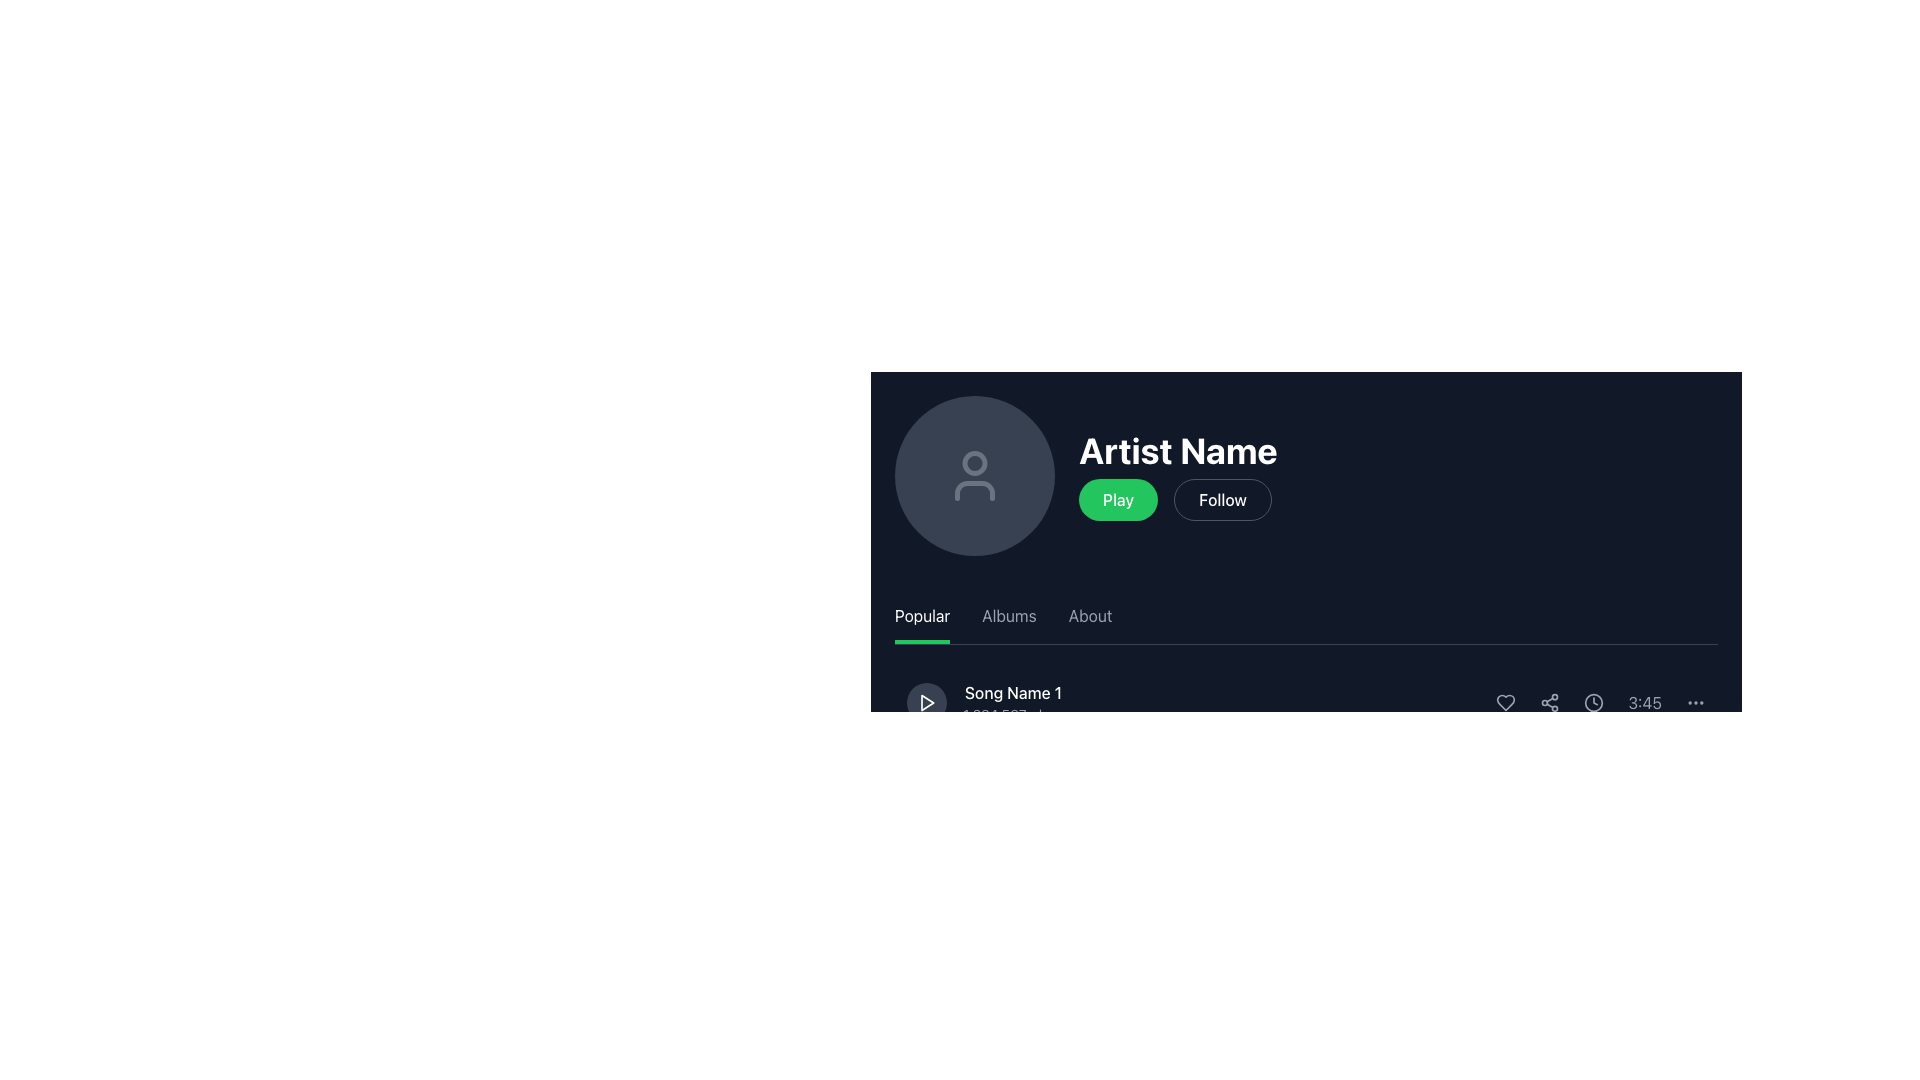 This screenshot has height=1080, width=1920. Describe the element at coordinates (1013, 692) in the screenshot. I see `text displayed in the song name label located at the top left corner of the 'Popular' song list item` at that location.